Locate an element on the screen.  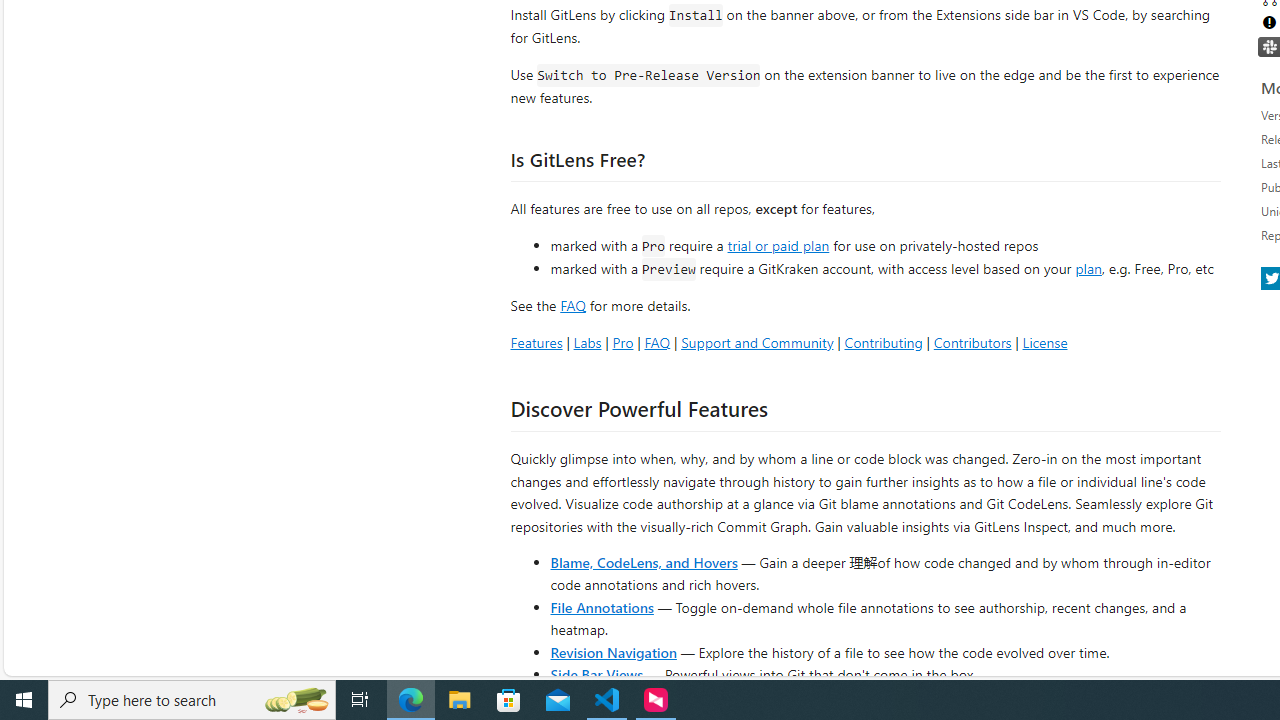
'Task View' is located at coordinates (359, 698).